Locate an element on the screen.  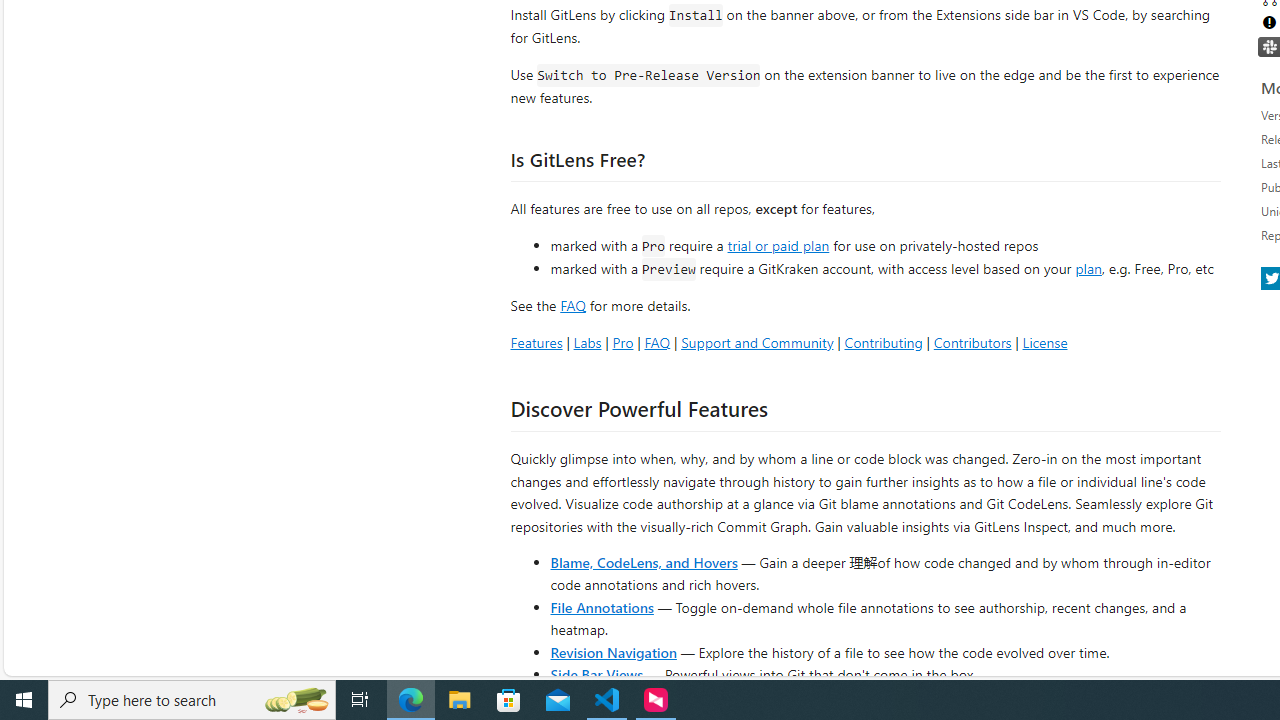
'Task View' is located at coordinates (359, 698).